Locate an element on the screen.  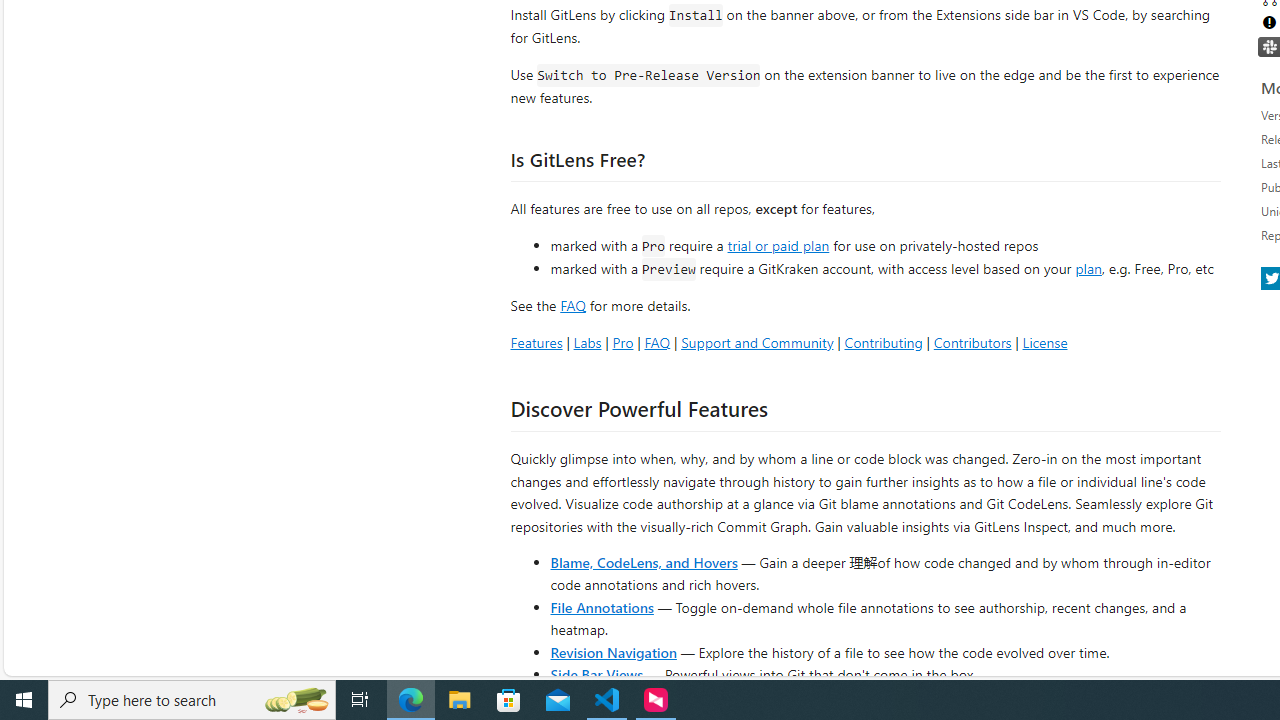
'Task View' is located at coordinates (359, 698).